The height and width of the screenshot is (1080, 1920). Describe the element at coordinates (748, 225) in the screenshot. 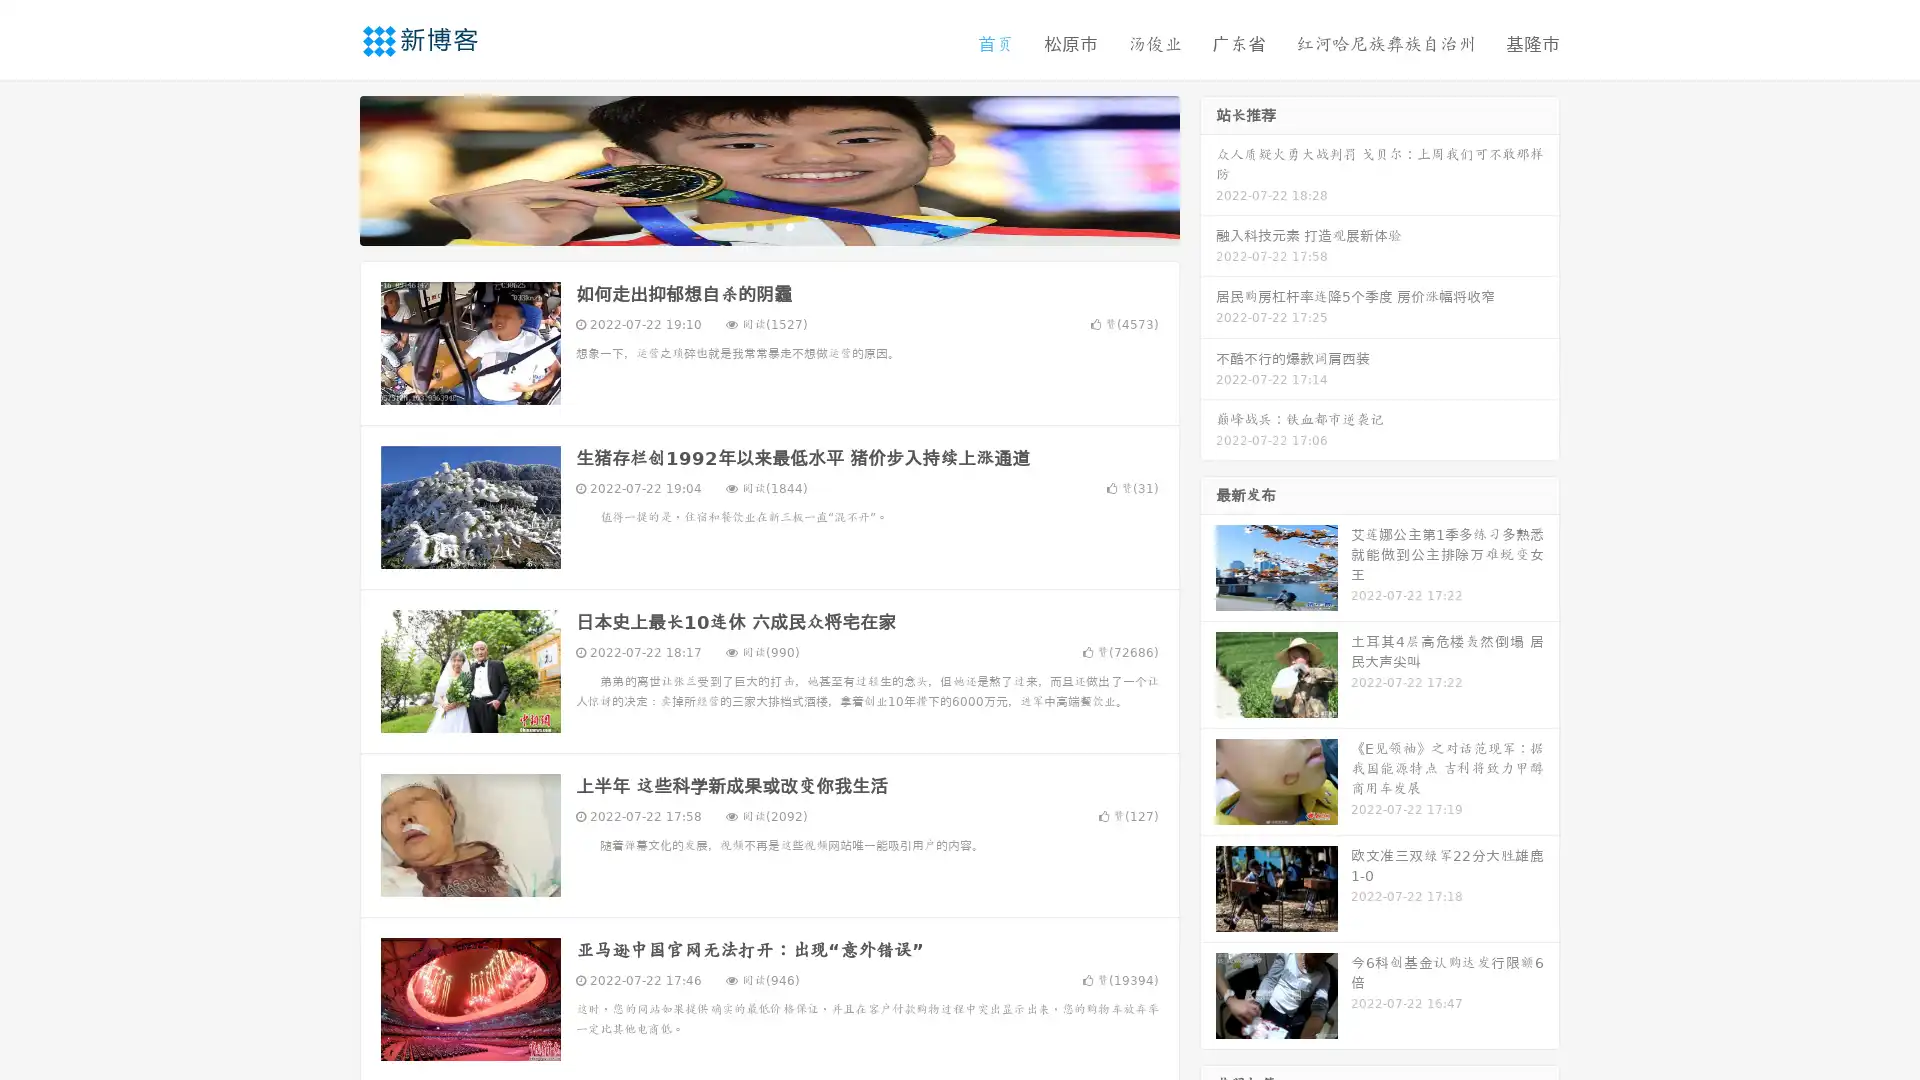

I see `Go to slide 1` at that location.